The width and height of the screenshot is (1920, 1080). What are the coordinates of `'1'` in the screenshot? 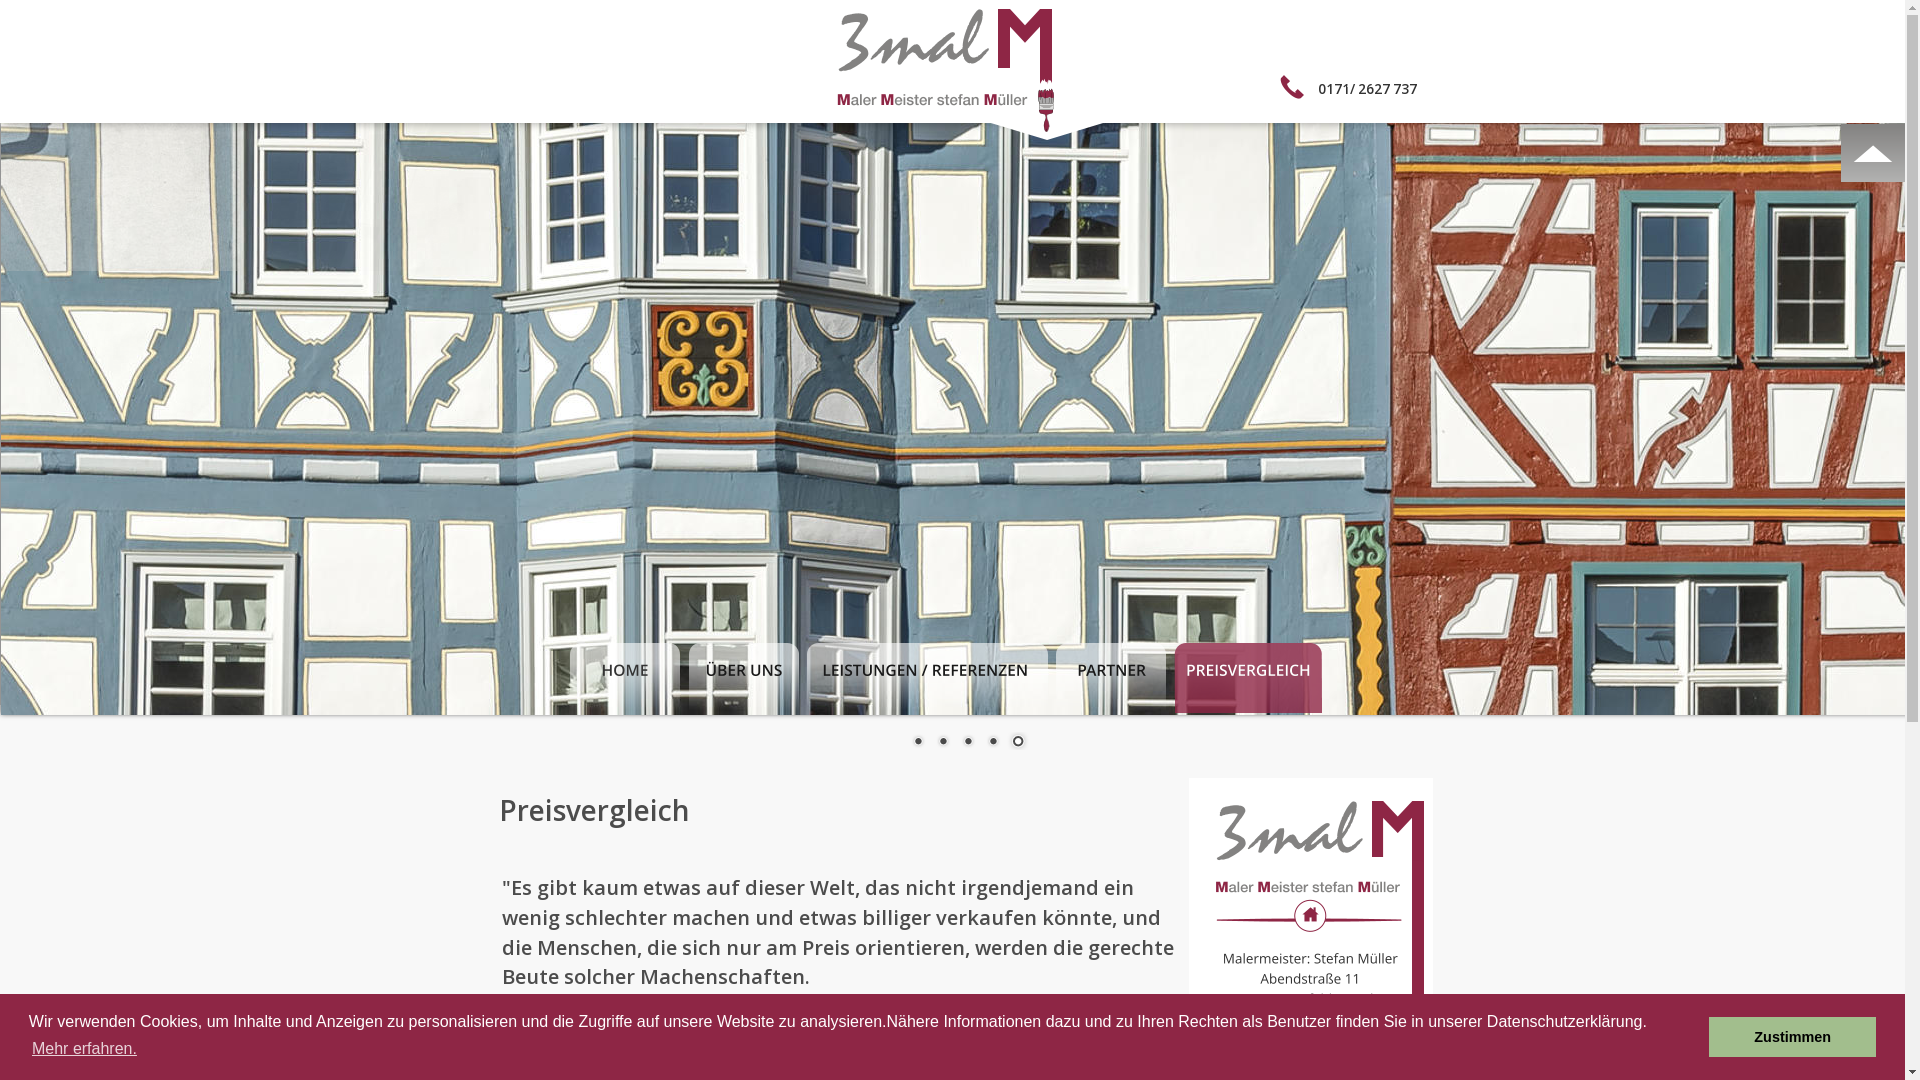 It's located at (915, 743).